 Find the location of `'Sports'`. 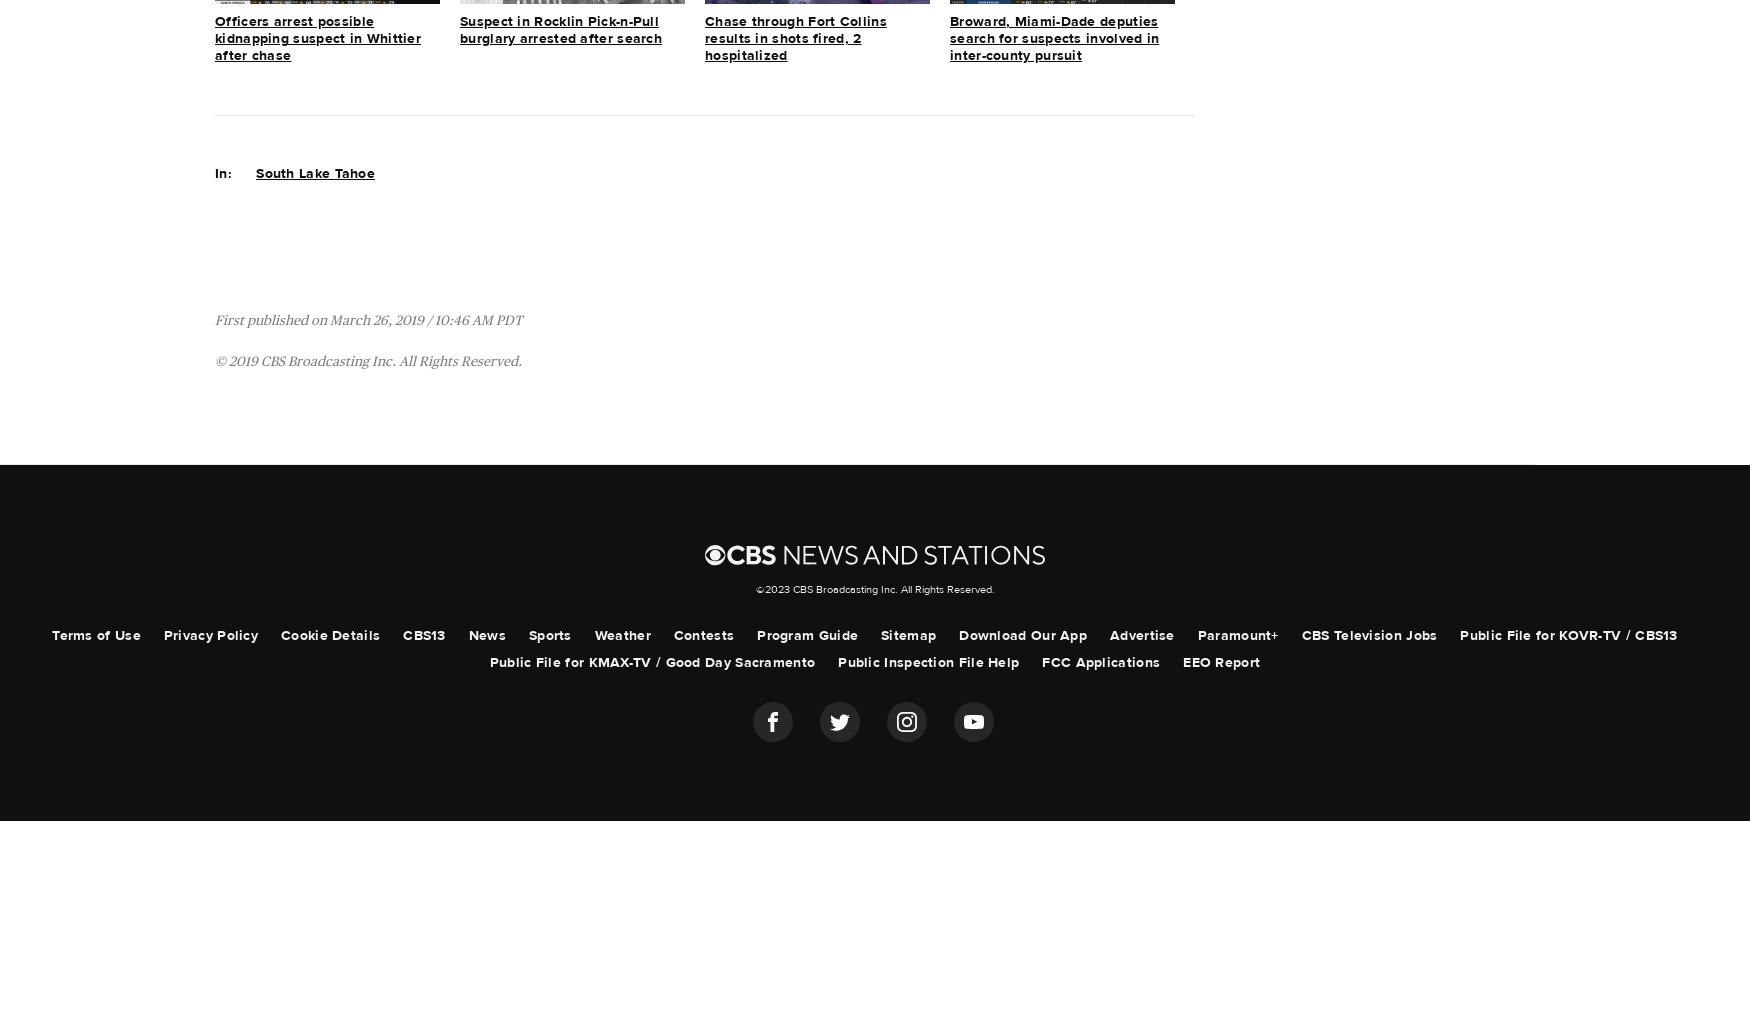

'Sports' is located at coordinates (548, 635).